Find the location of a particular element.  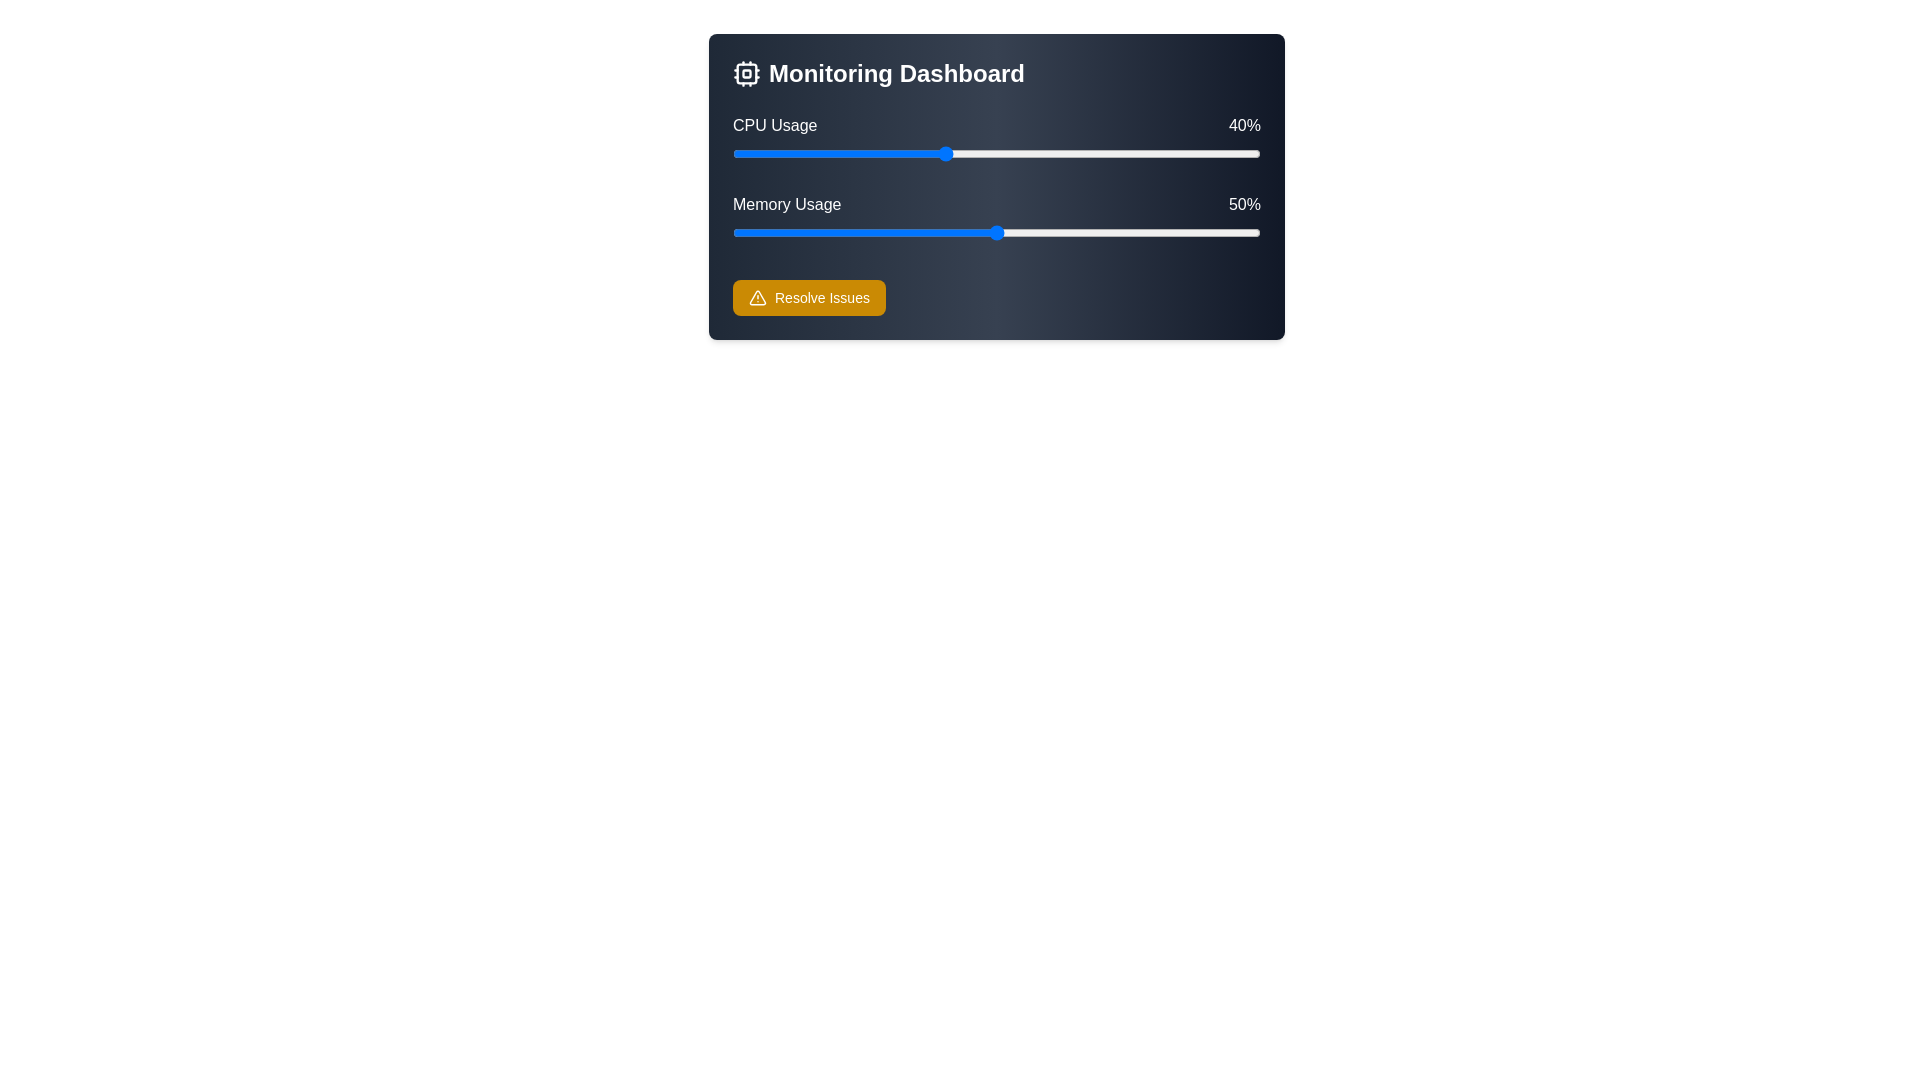

CPU usage is located at coordinates (1075, 153).